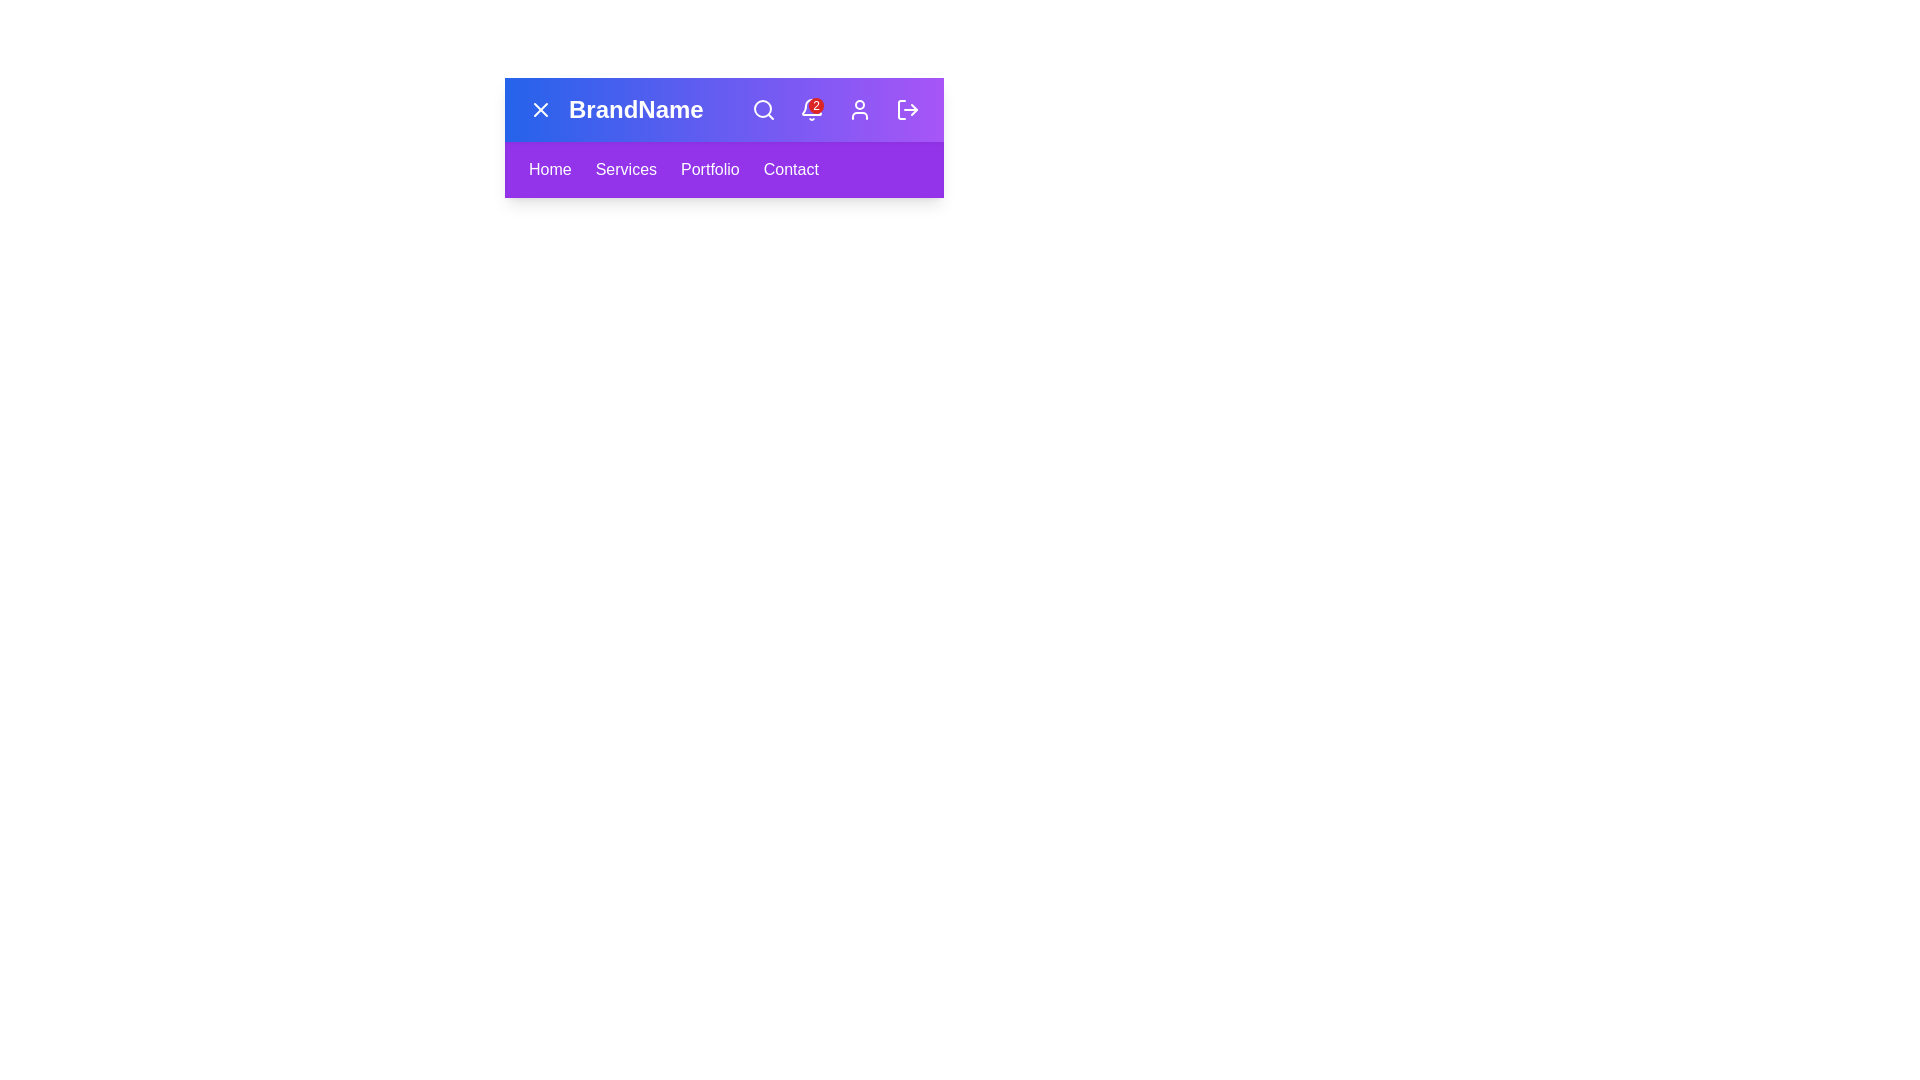 The width and height of the screenshot is (1920, 1080). I want to click on the user-shaped icon, so click(859, 110).